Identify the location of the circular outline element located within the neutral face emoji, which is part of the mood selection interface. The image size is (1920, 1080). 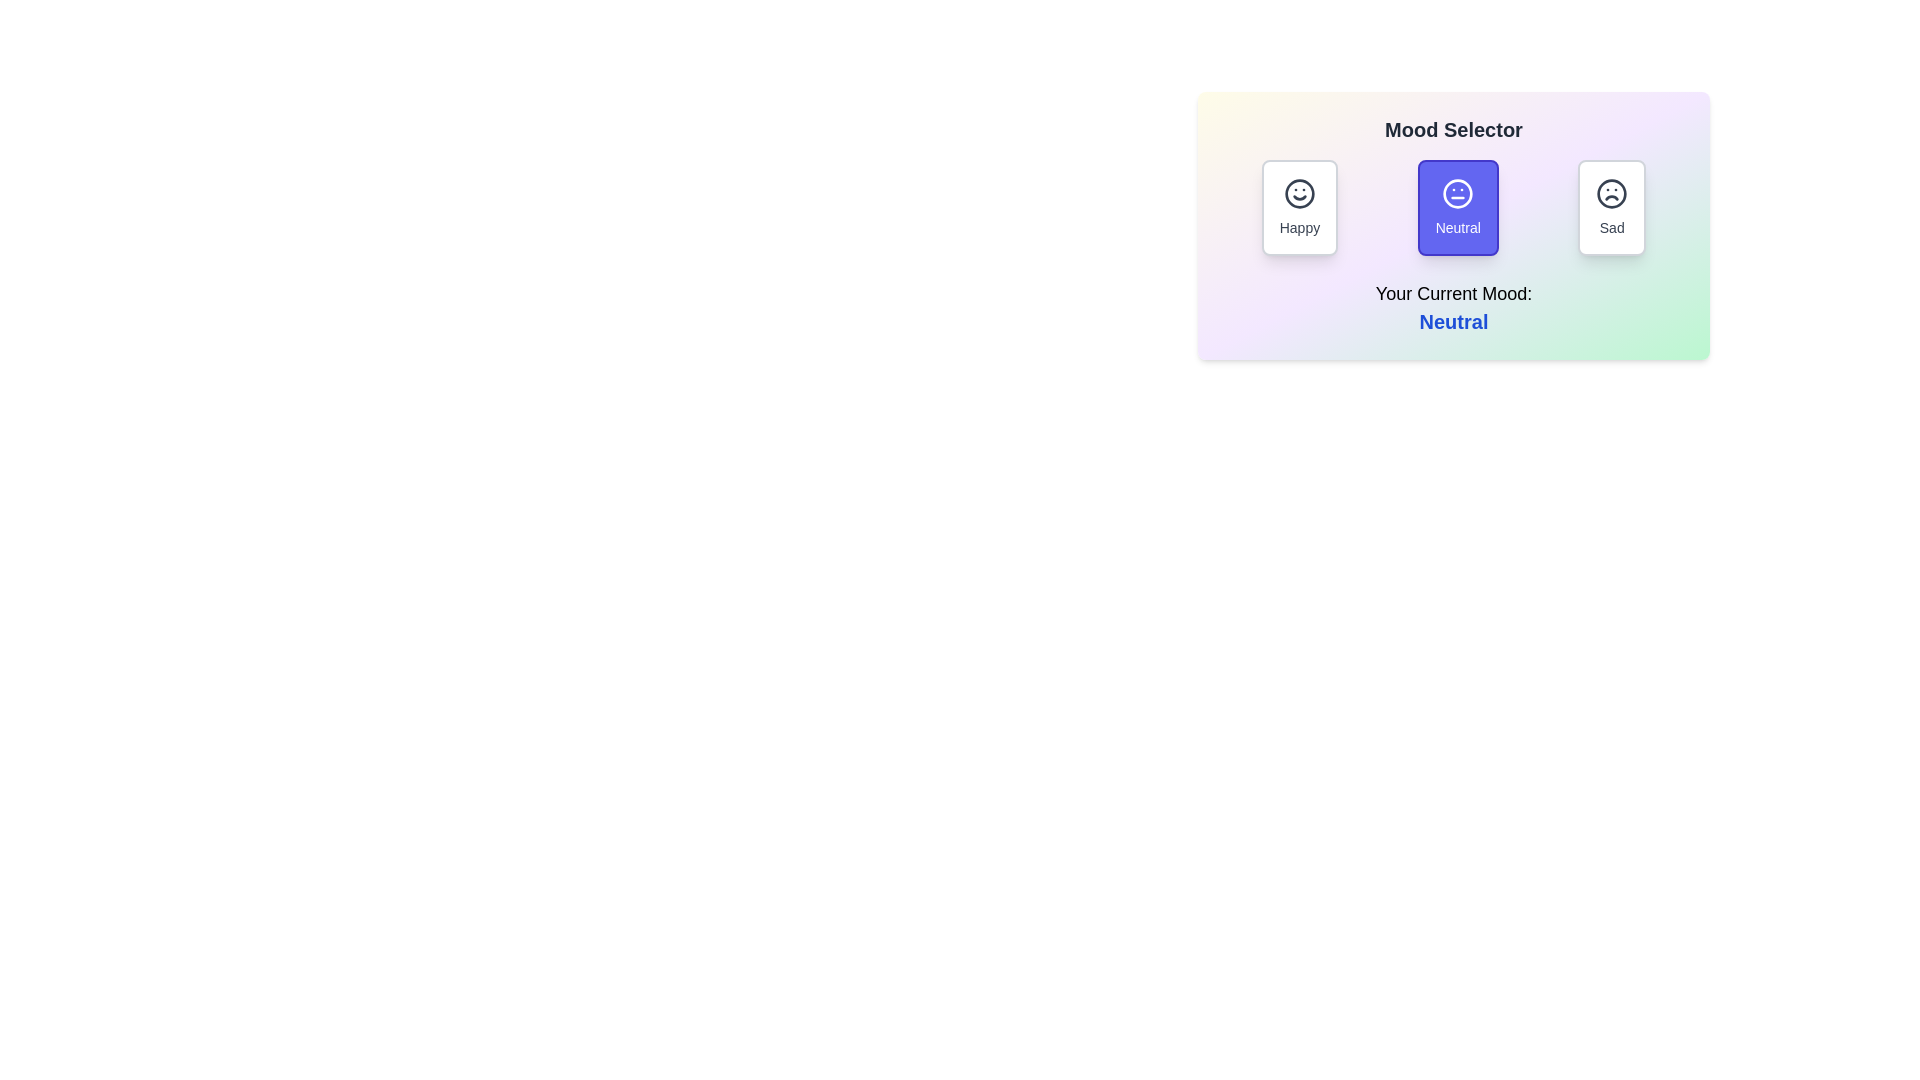
(1458, 193).